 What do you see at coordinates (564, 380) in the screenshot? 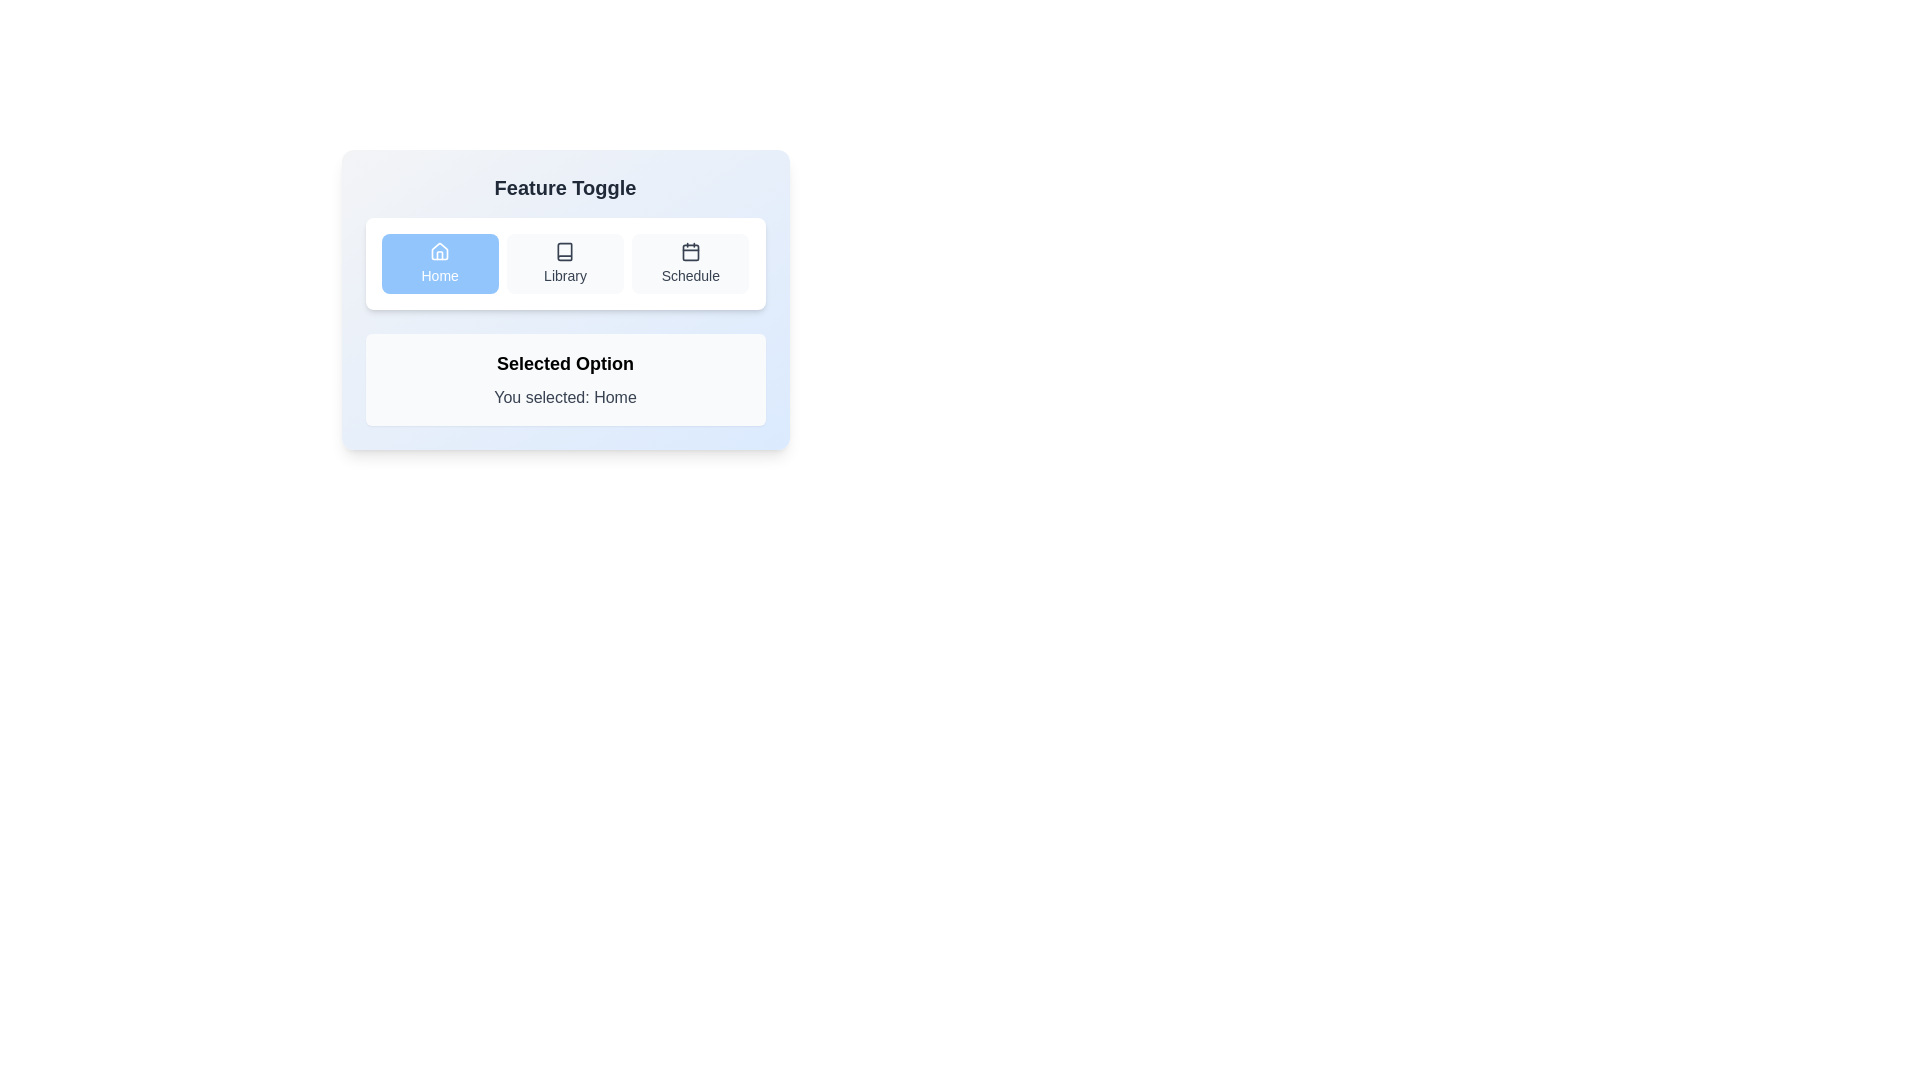
I see `the informational label that shows 'Selected Option' and 'You selected: Home', located in the bottom section of the 'Feature Toggle' card` at bounding box center [564, 380].